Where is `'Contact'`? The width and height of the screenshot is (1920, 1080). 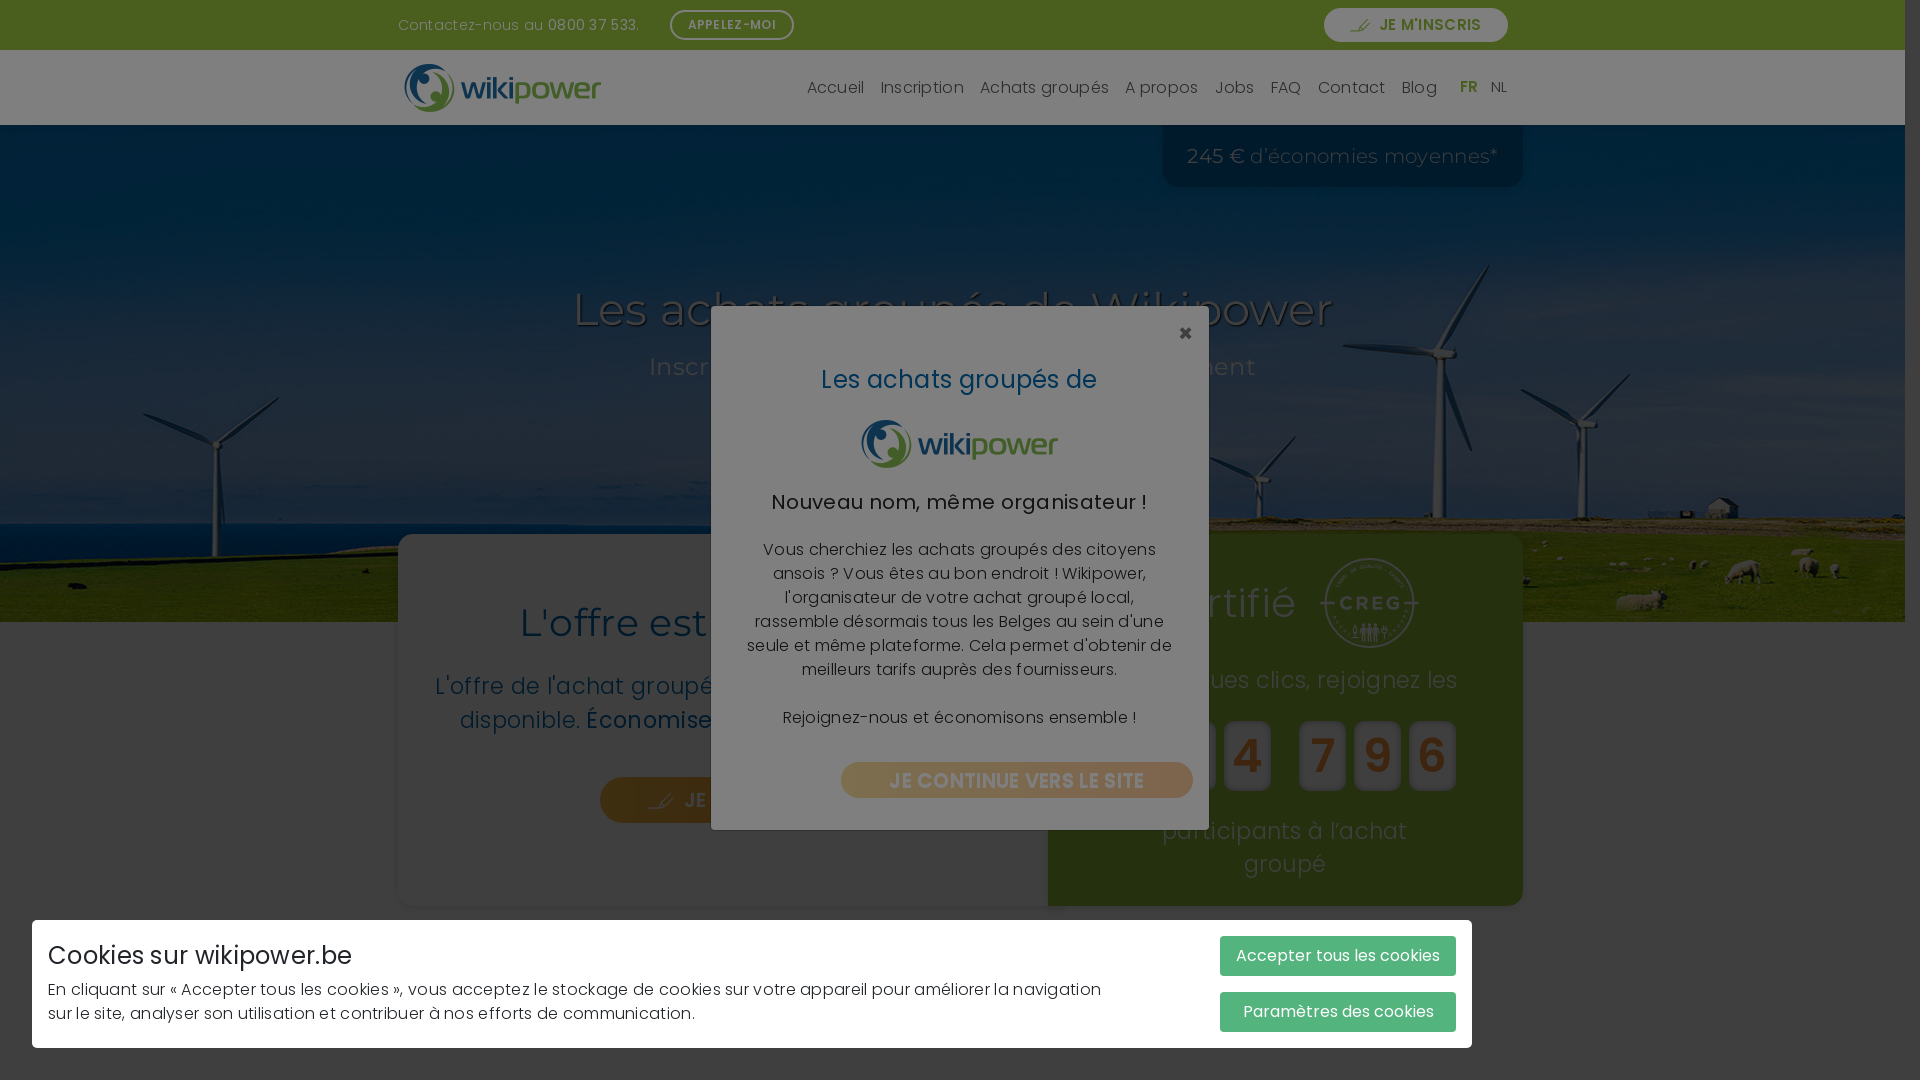 'Contact' is located at coordinates (1352, 87).